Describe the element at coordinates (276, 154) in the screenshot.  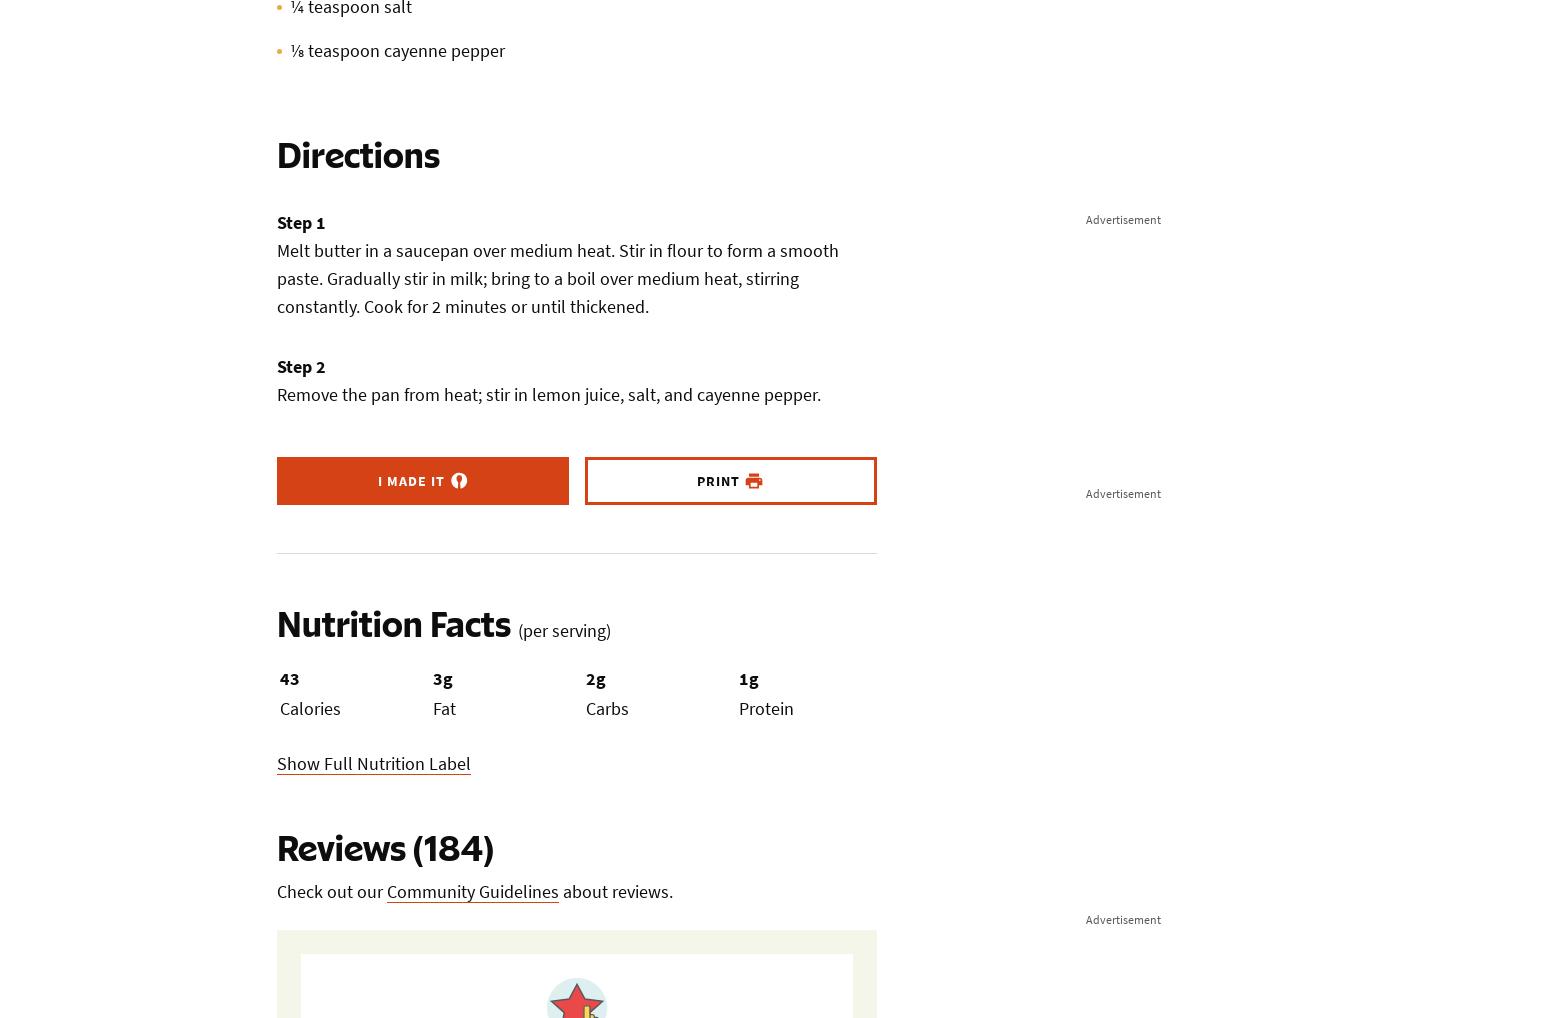
I see `'Directions'` at that location.